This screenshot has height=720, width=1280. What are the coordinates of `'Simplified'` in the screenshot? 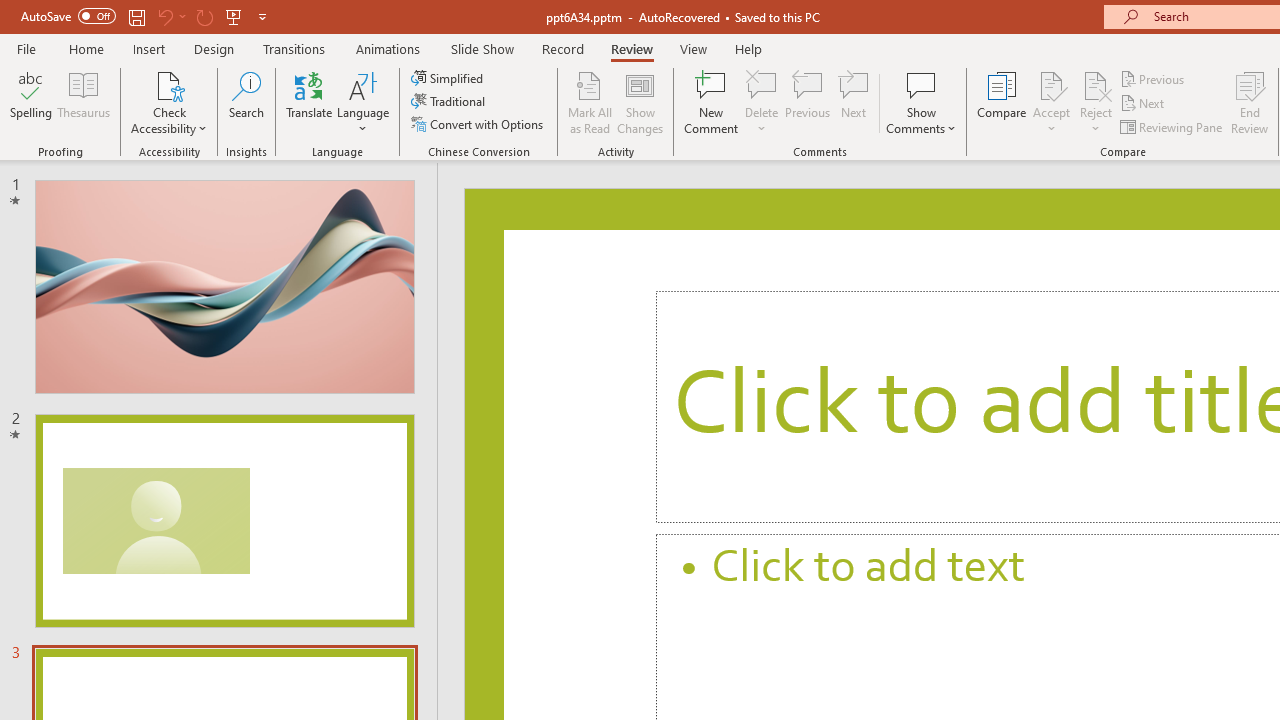 It's located at (448, 77).